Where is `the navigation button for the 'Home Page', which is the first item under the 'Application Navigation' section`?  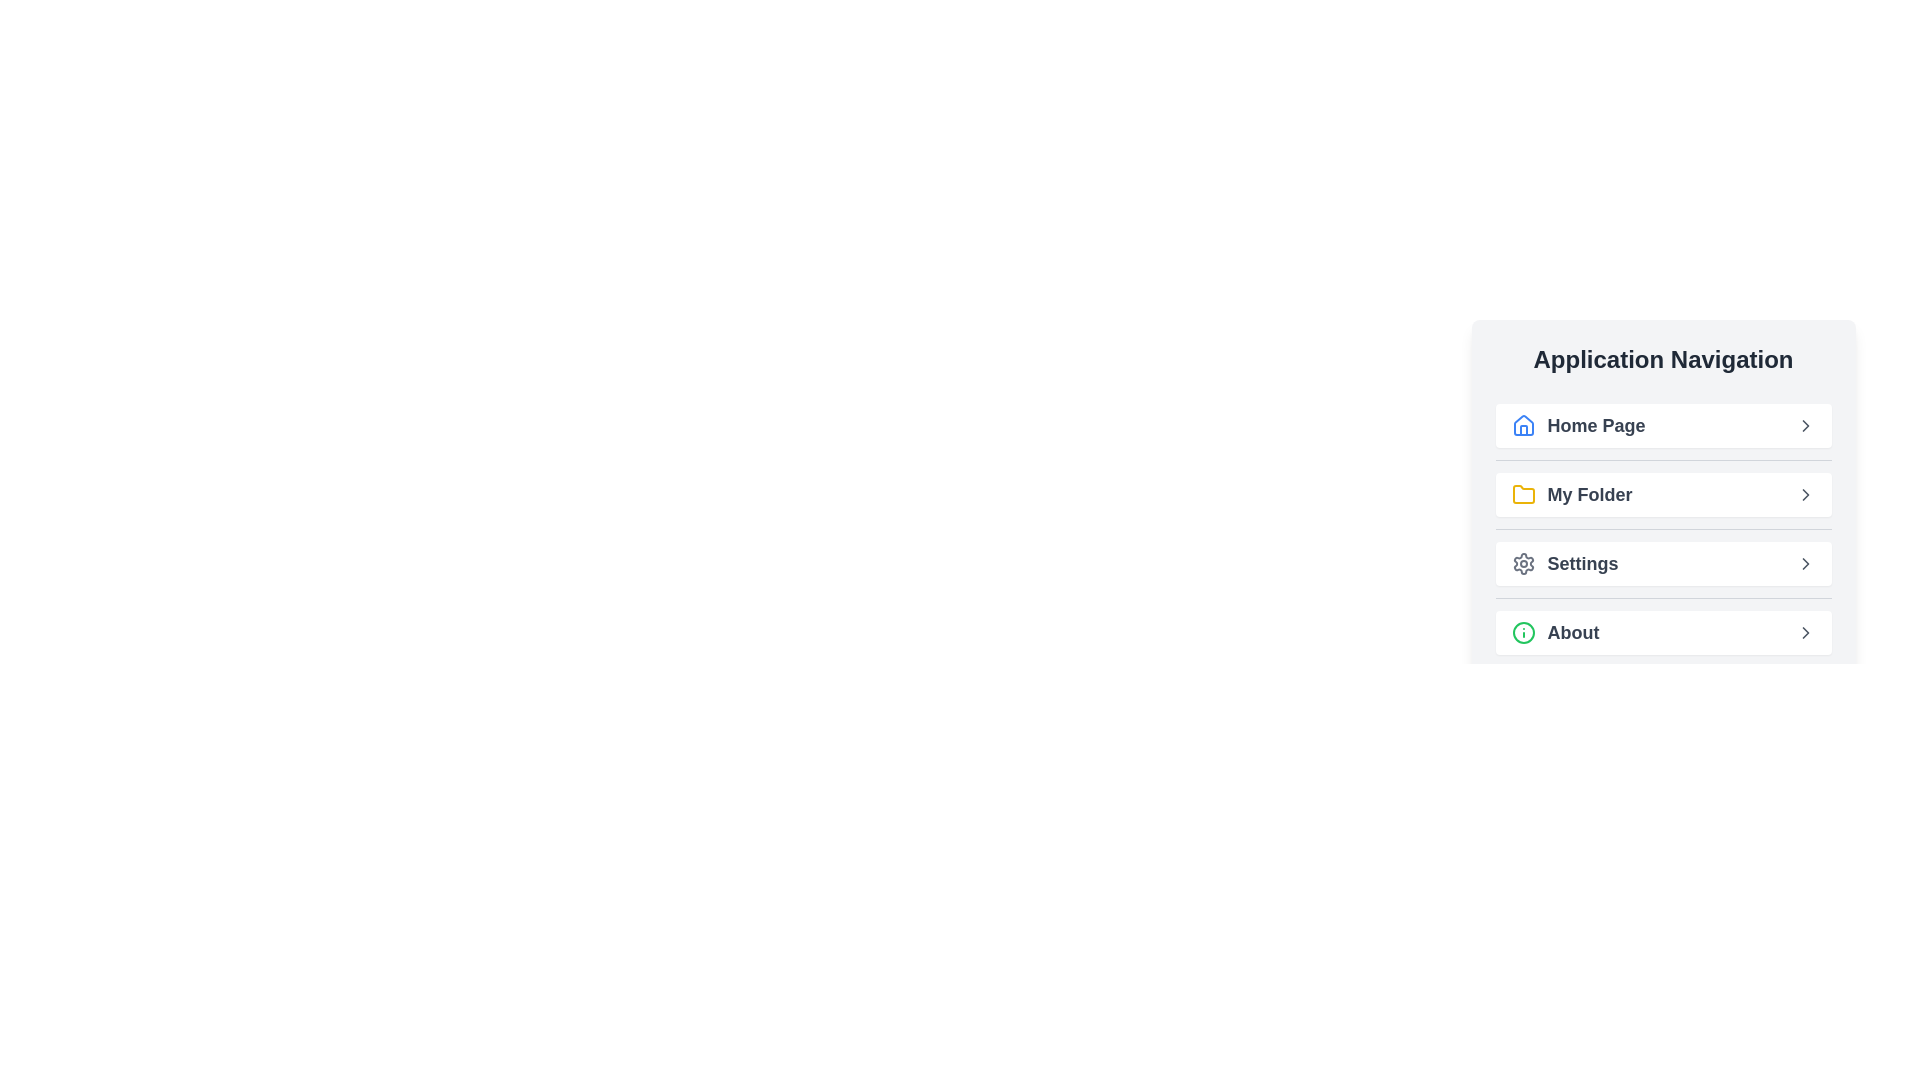 the navigation button for the 'Home Page', which is the first item under the 'Application Navigation' section is located at coordinates (1663, 424).